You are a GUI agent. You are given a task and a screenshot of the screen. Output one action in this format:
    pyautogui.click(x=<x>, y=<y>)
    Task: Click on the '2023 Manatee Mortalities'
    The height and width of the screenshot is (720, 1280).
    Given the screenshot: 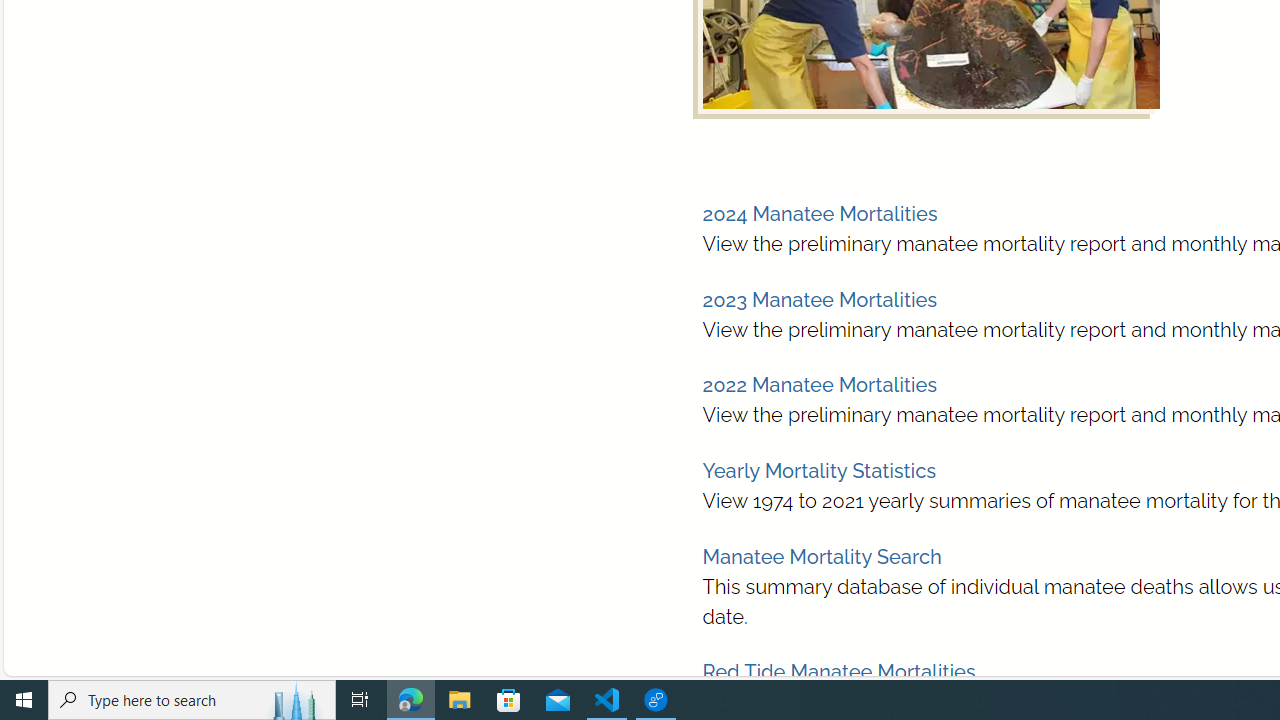 What is the action you would take?
    pyautogui.click(x=819, y=299)
    